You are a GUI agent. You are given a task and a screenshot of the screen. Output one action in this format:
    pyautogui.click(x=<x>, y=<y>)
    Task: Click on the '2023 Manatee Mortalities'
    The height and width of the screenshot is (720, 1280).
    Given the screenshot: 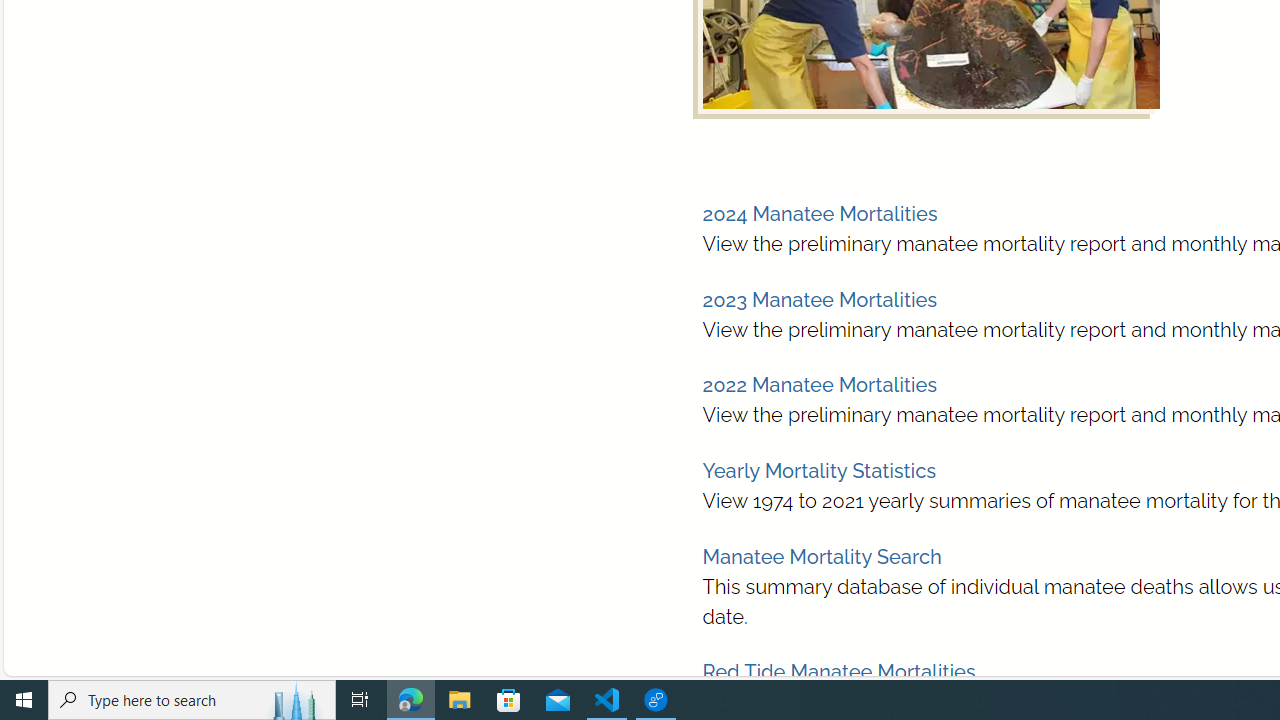 What is the action you would take?
    pyautogui.click(x=819, y=299)
    